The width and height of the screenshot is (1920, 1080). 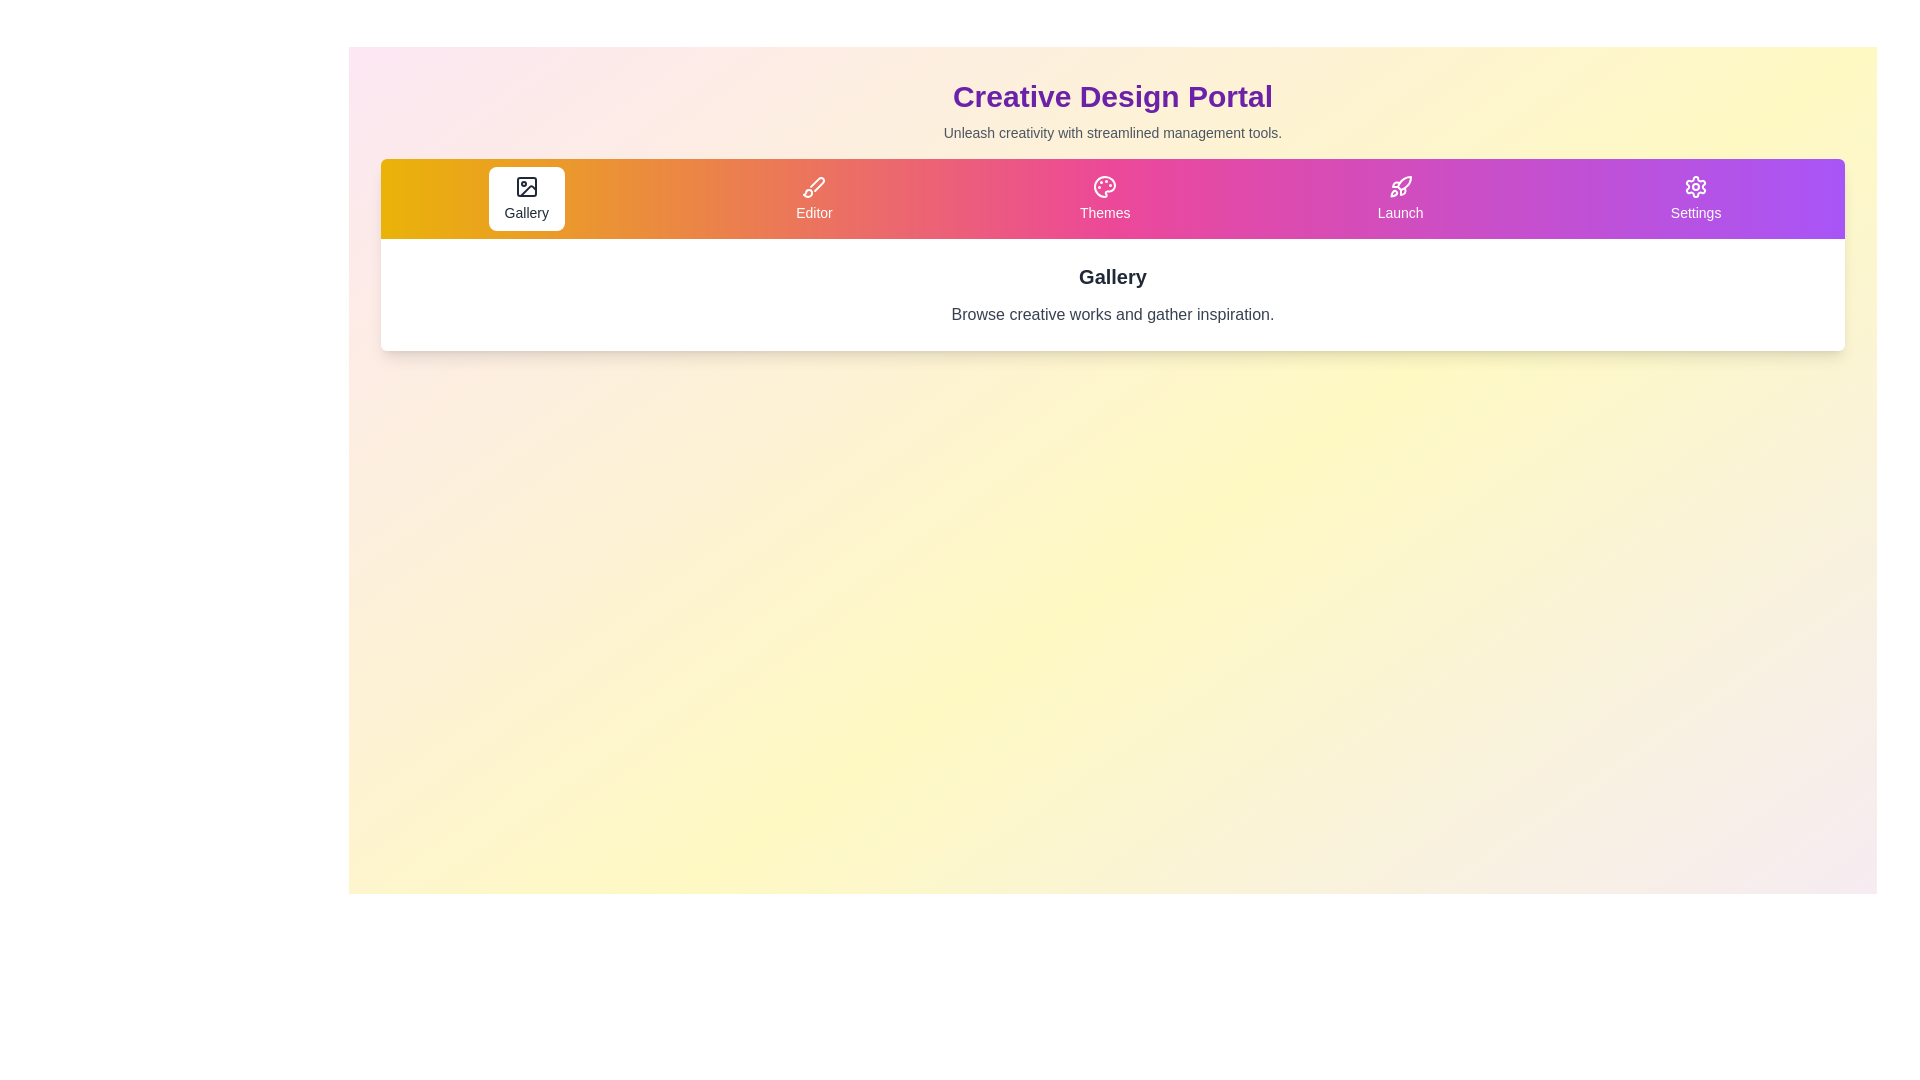 What do you see at coordinates (814, 199) in the screenshot?
I see `the navigational button that activates the editing feature` at bounding box center [814, 199].